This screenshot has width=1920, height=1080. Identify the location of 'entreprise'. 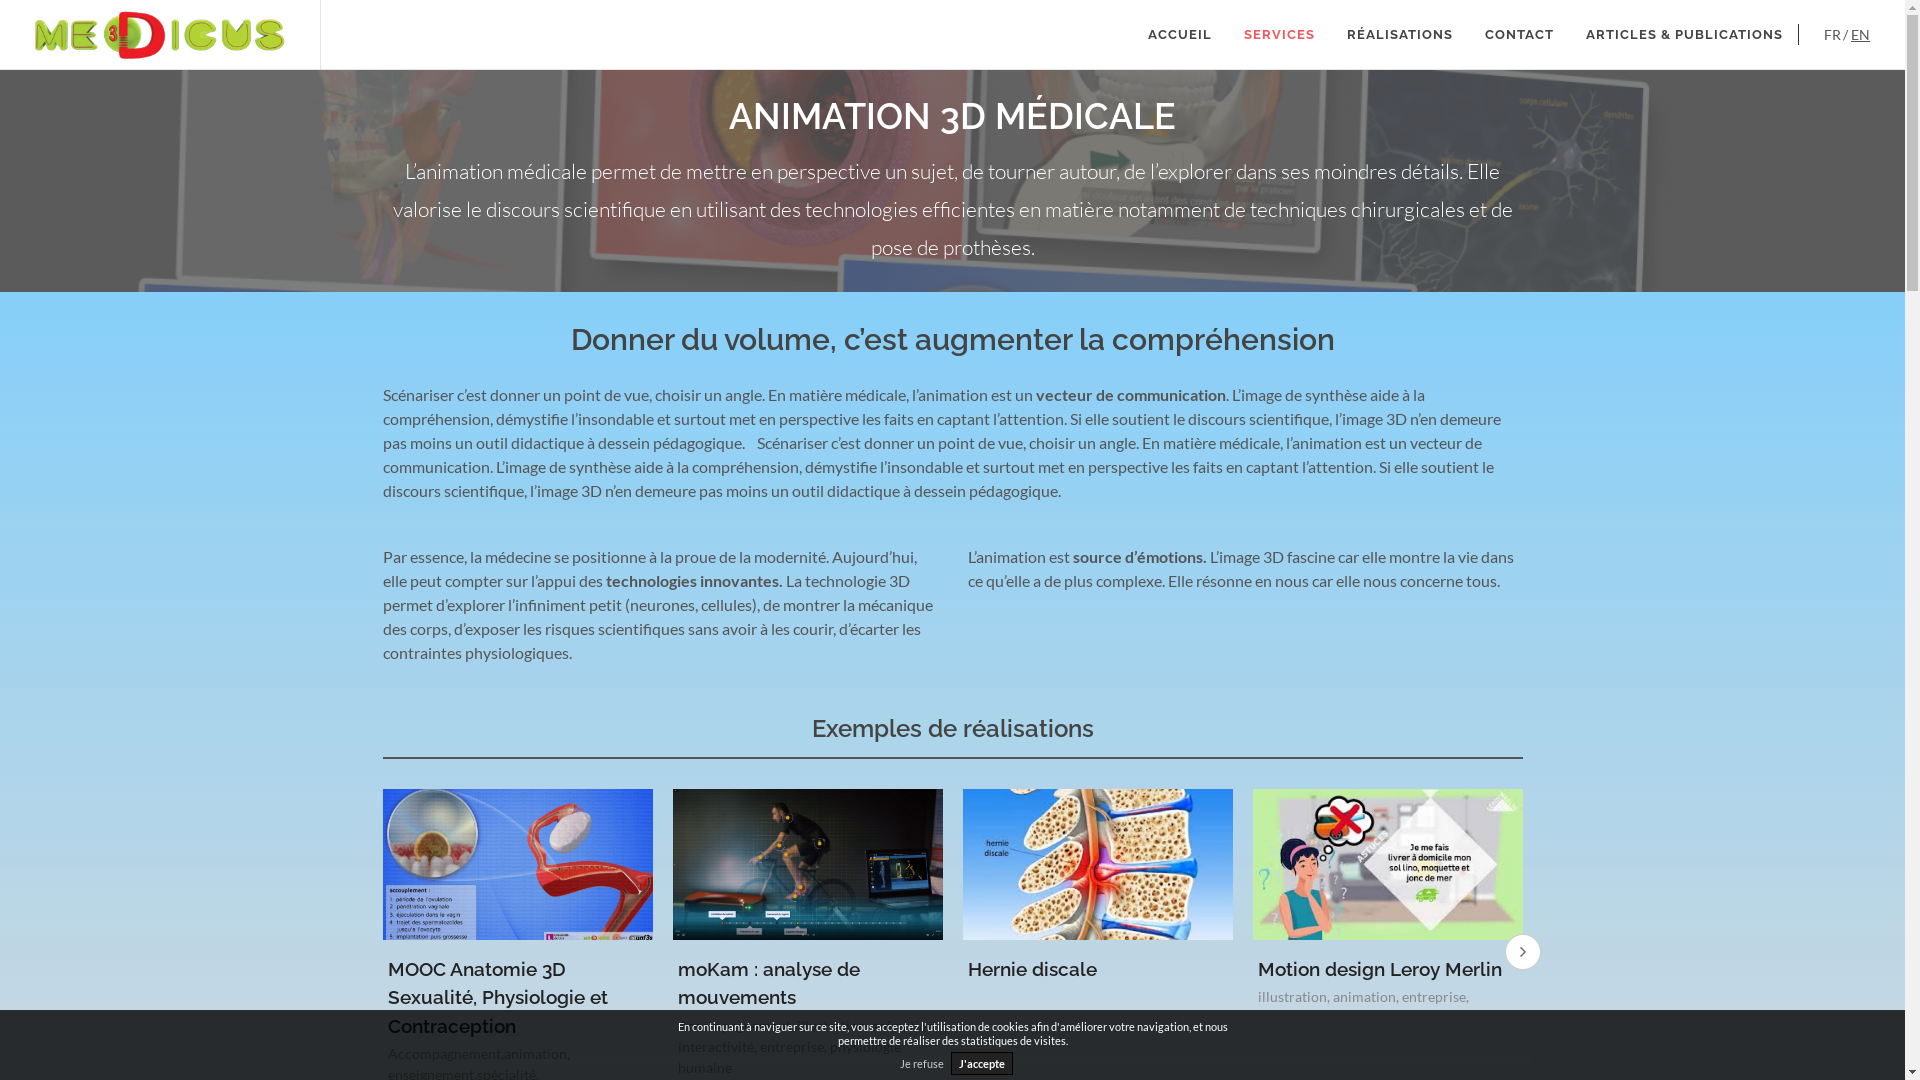
(1433, 996).